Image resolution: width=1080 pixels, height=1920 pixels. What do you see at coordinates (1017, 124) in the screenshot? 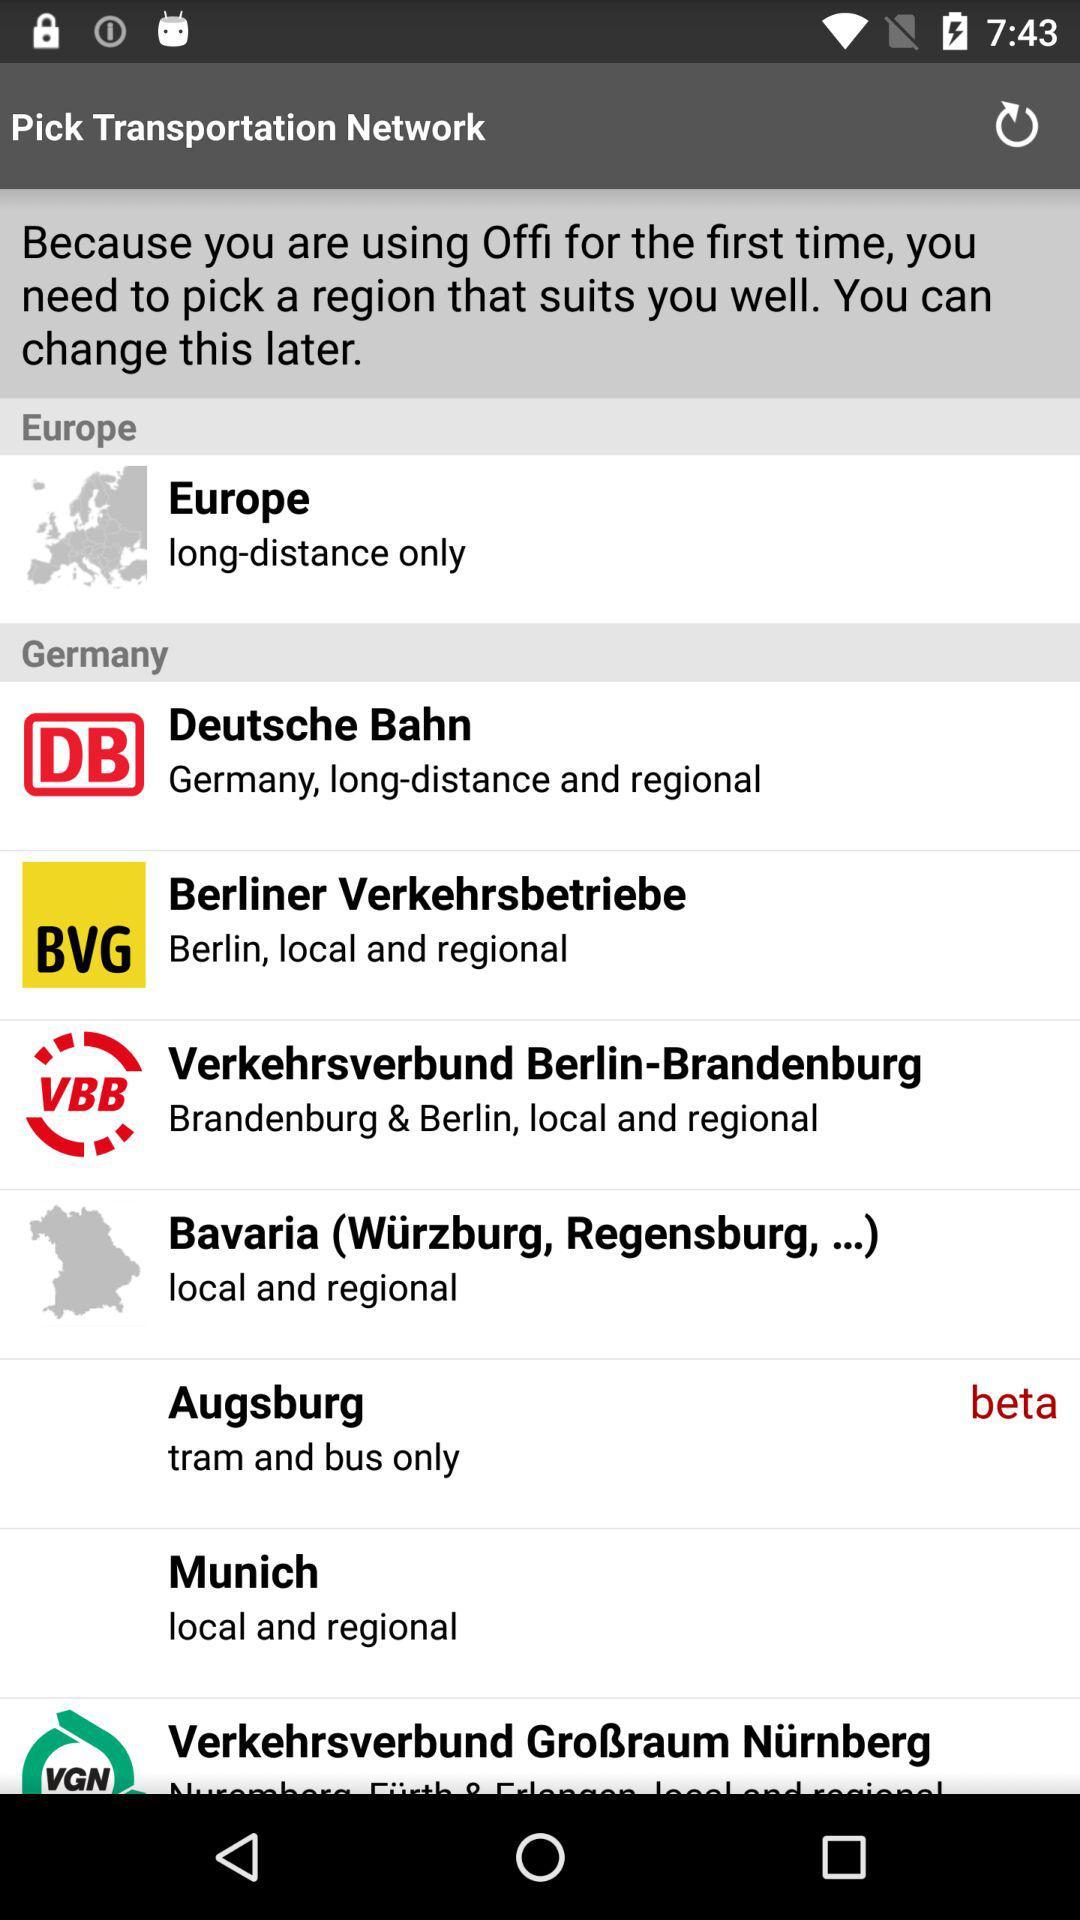
I see `item next to pick transportation network icon` at bounding box center [1017, 124].